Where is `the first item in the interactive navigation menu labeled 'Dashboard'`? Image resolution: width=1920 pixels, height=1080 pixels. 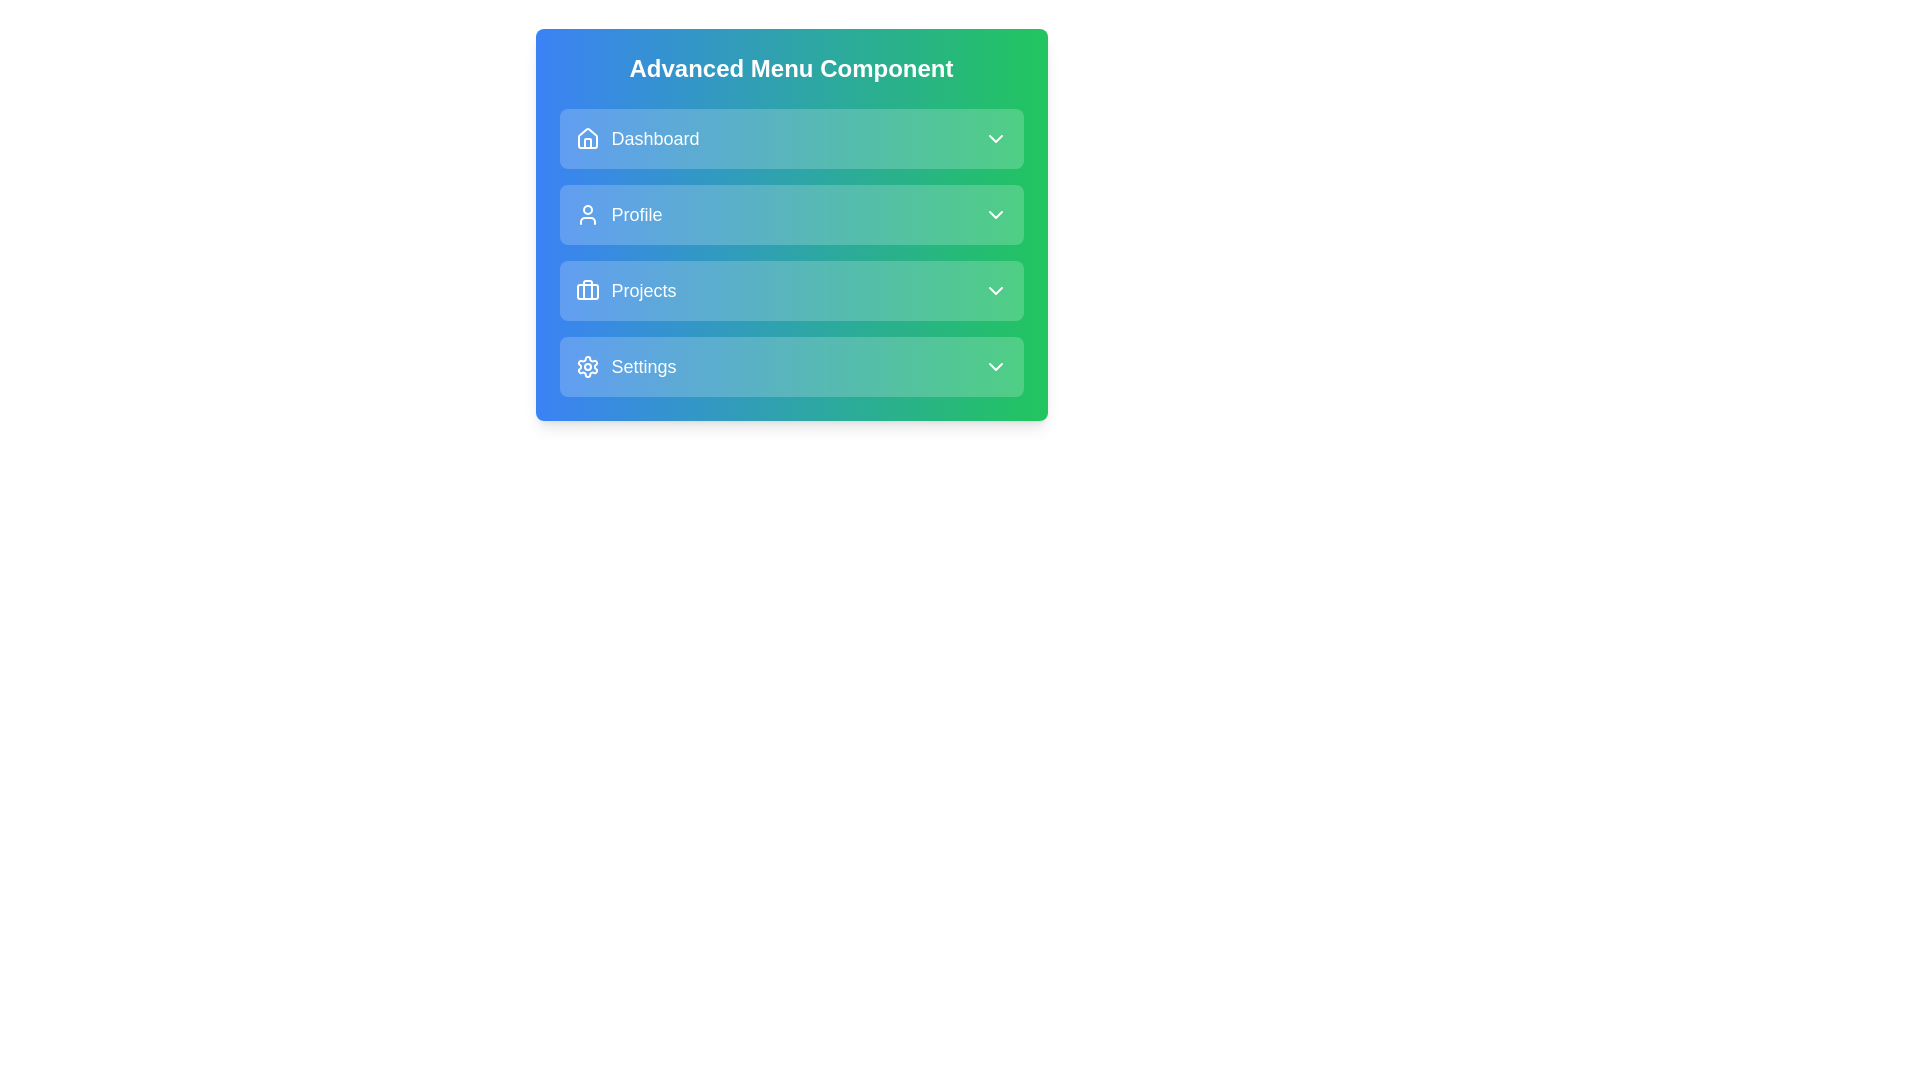 the first item in the interactive navigation menu labeled 'Dashboard' is located at coordinates (790, 137).